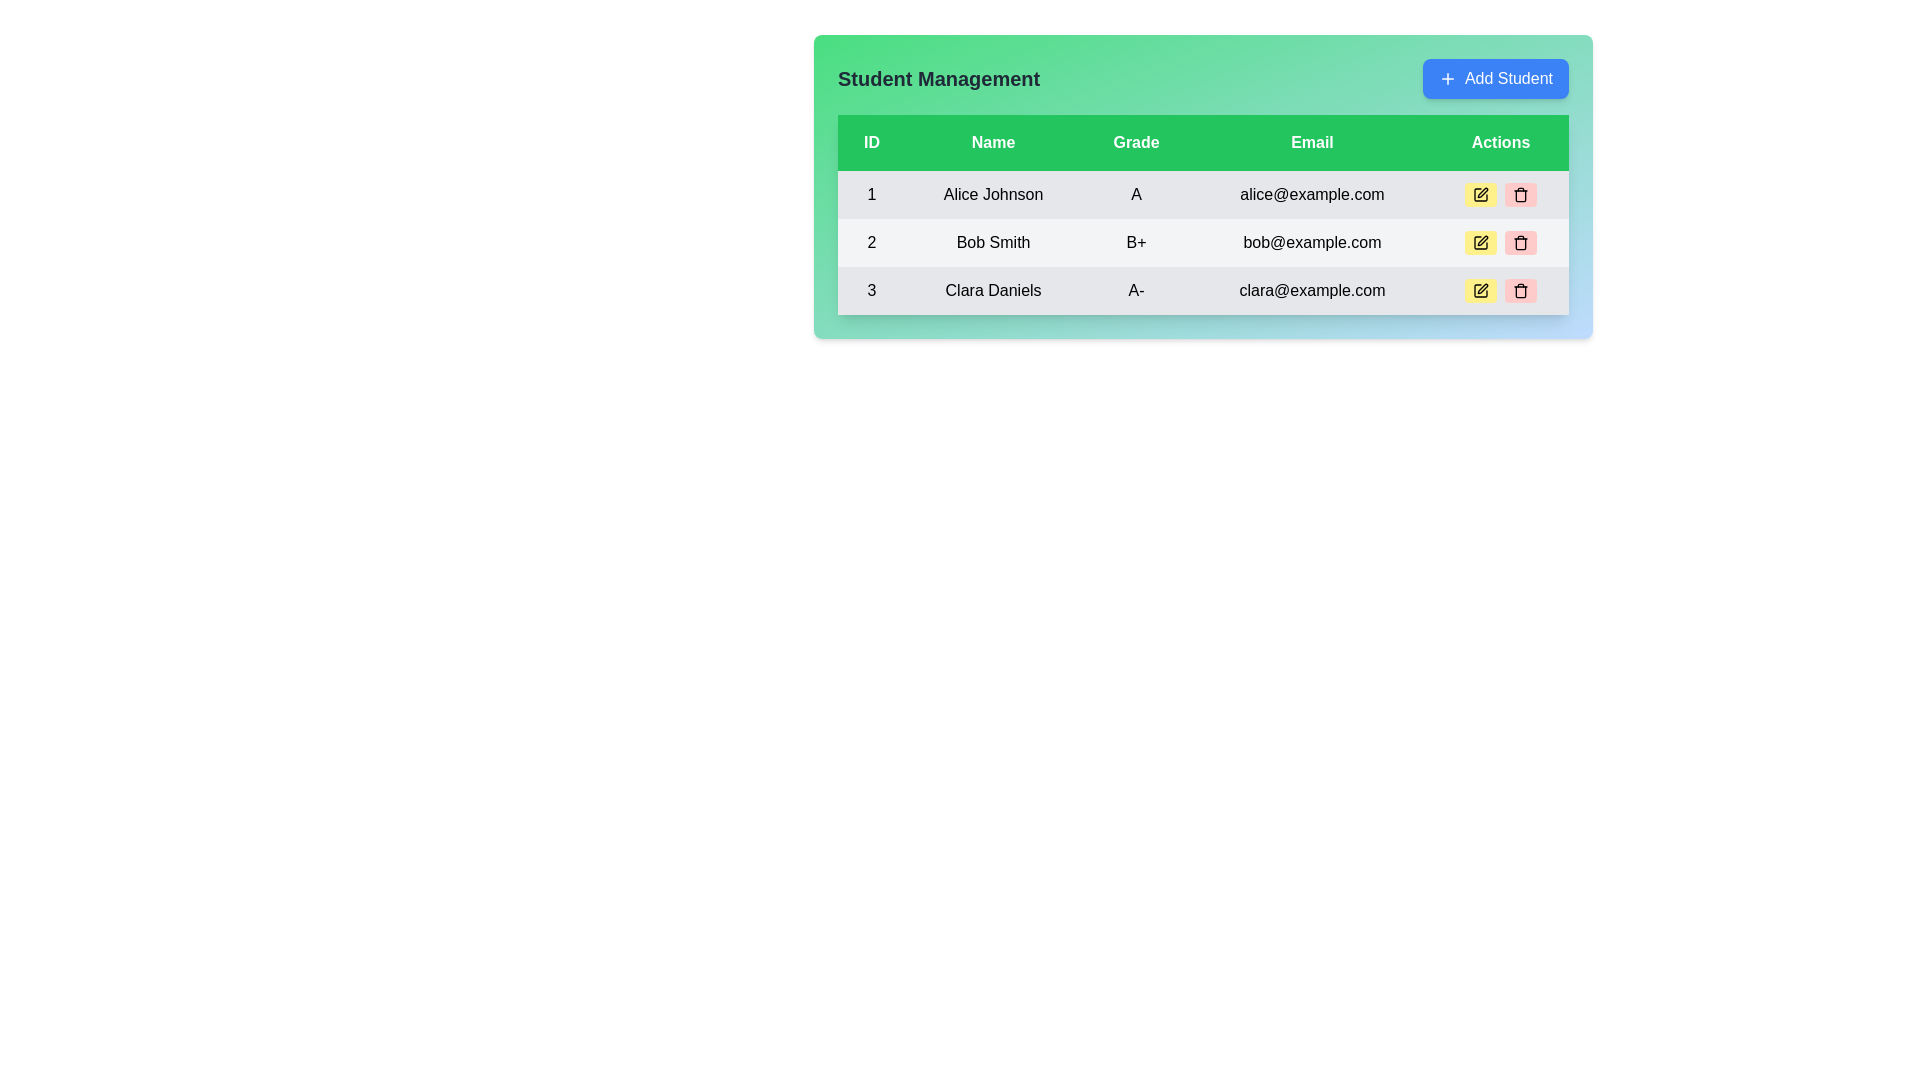 The width and height of the screenshot is (1920, 1080). I want to click on the graphical part of the 'edit' icon located in the 'Actions' column of the last row in the table, so click(1480, 290).